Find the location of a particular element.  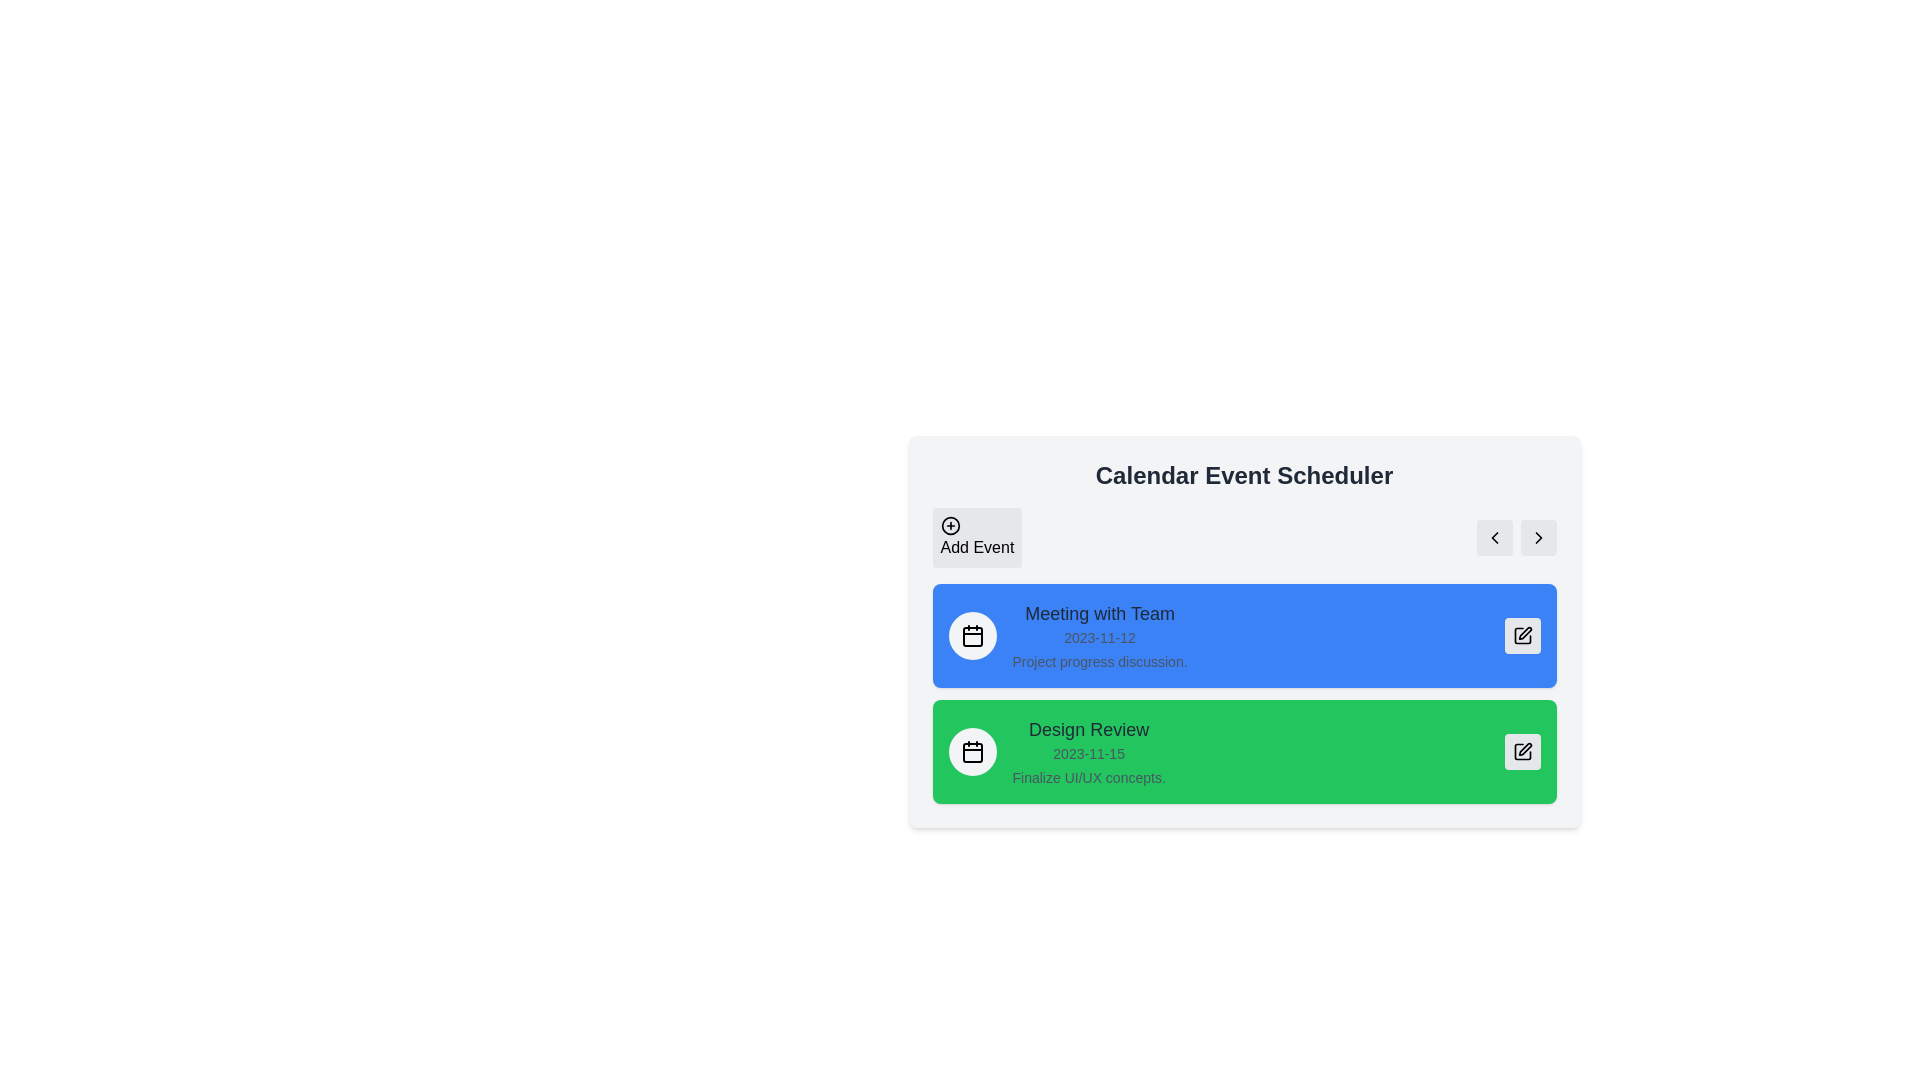

the black outline calendar icon within the green circular background, which represents the 'Design Review' event entry in the 'Calendar Event Scheduler' is located at coordinates (972, 752).